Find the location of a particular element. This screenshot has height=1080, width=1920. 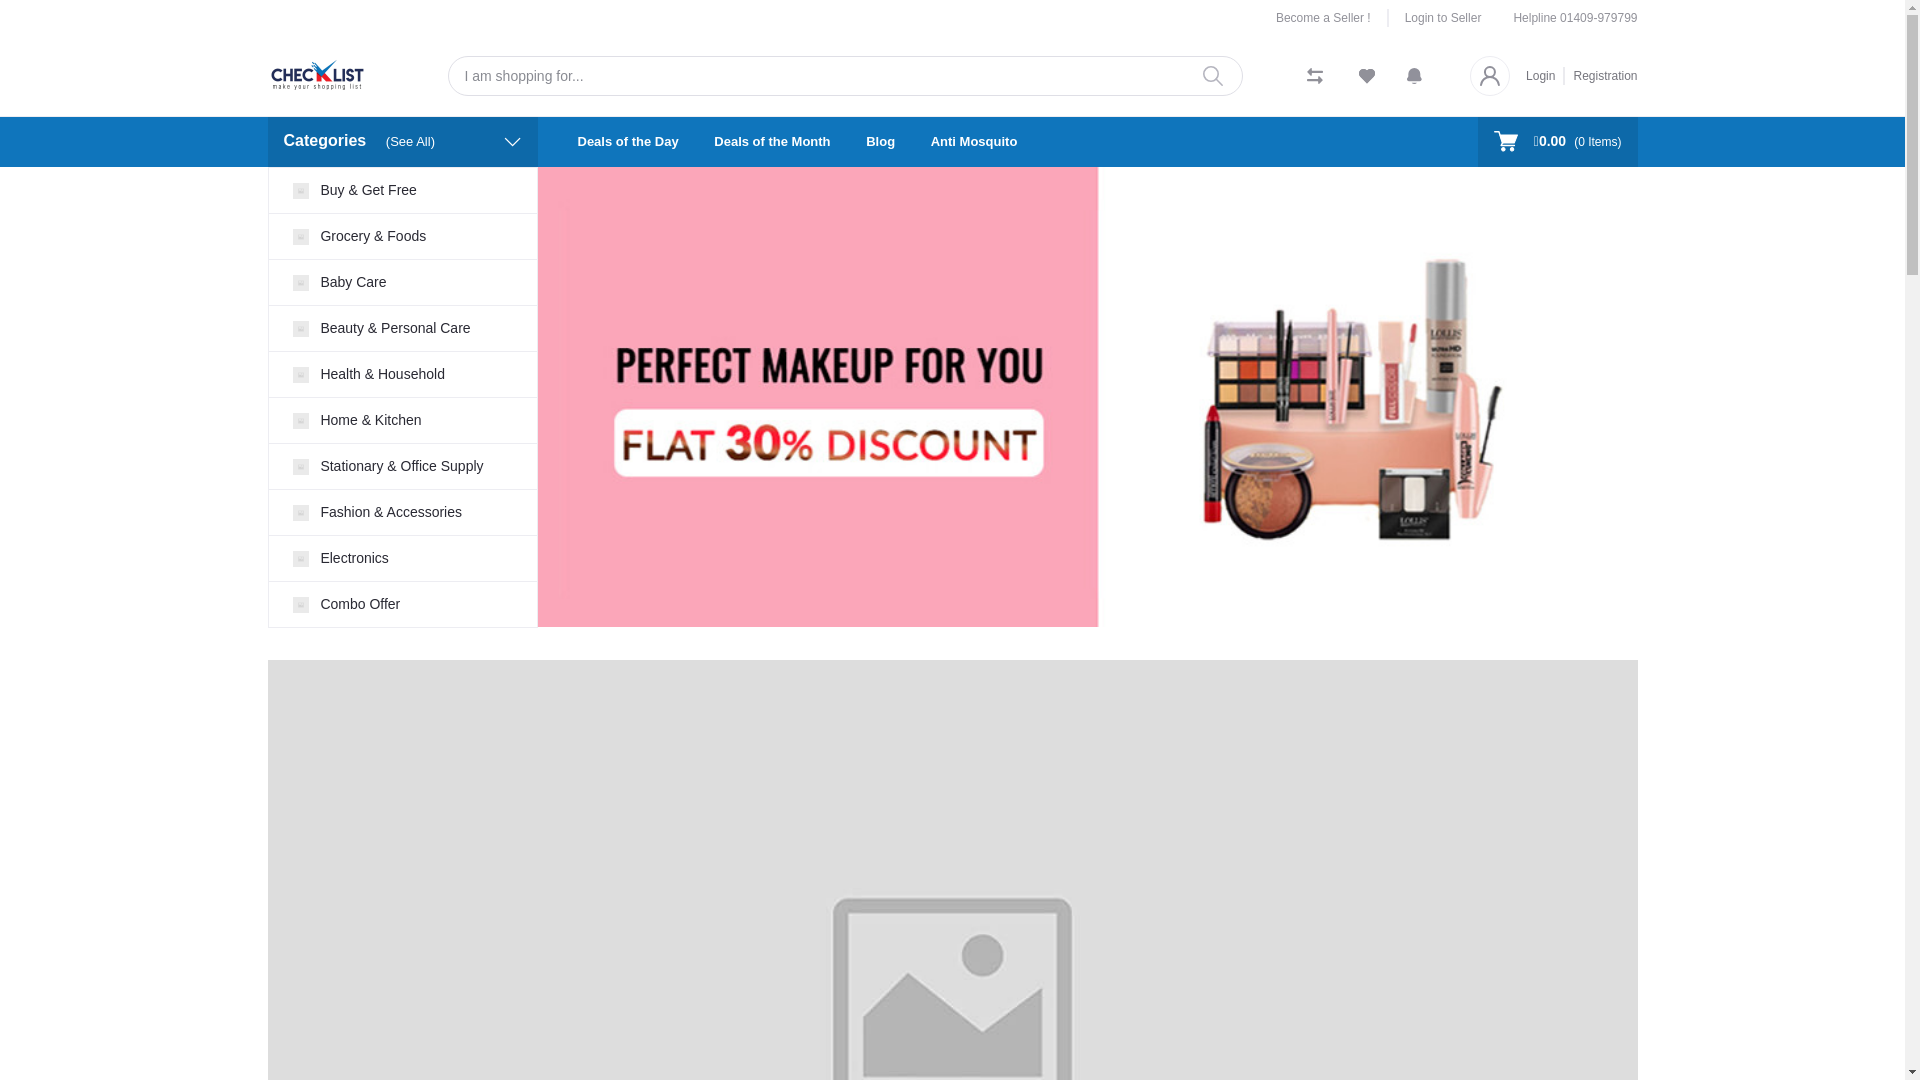

'Baby Care' is located at coordinates (401, 282).